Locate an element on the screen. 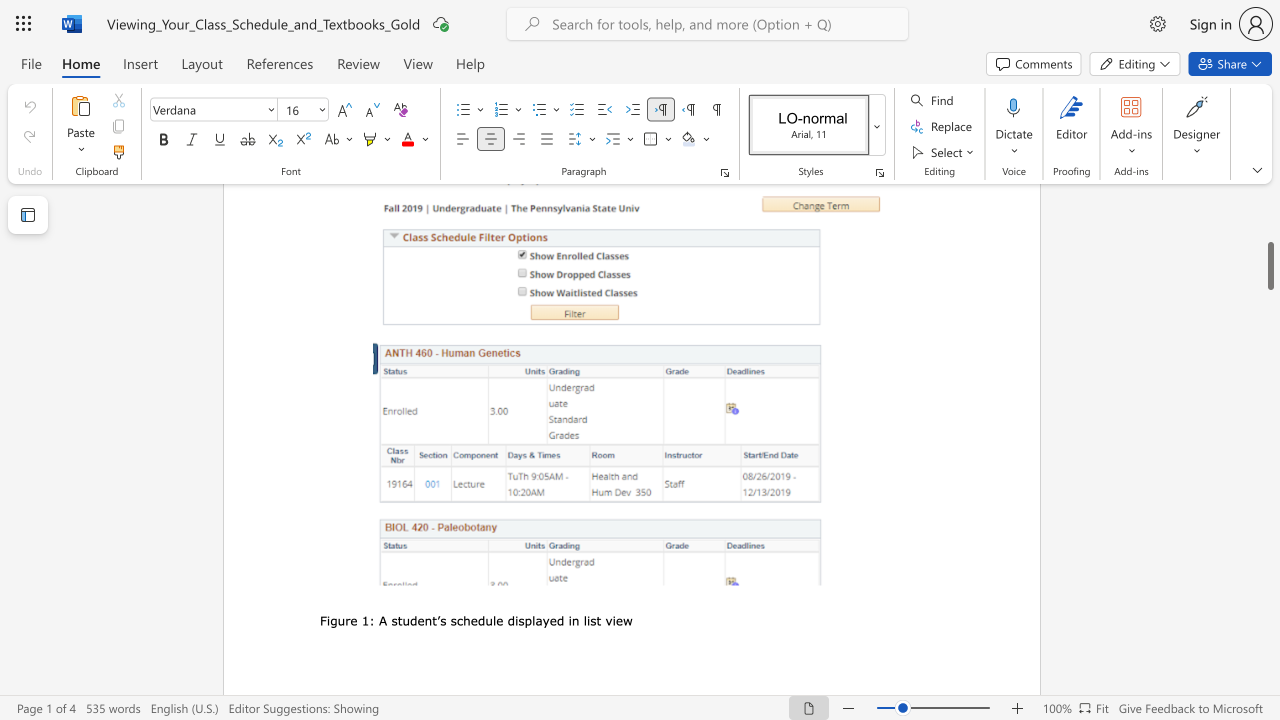 The width and height of the screenshot is (1280, 720). the scrollbar and move down 2160 pixels is located at coordinates (1269, 265).